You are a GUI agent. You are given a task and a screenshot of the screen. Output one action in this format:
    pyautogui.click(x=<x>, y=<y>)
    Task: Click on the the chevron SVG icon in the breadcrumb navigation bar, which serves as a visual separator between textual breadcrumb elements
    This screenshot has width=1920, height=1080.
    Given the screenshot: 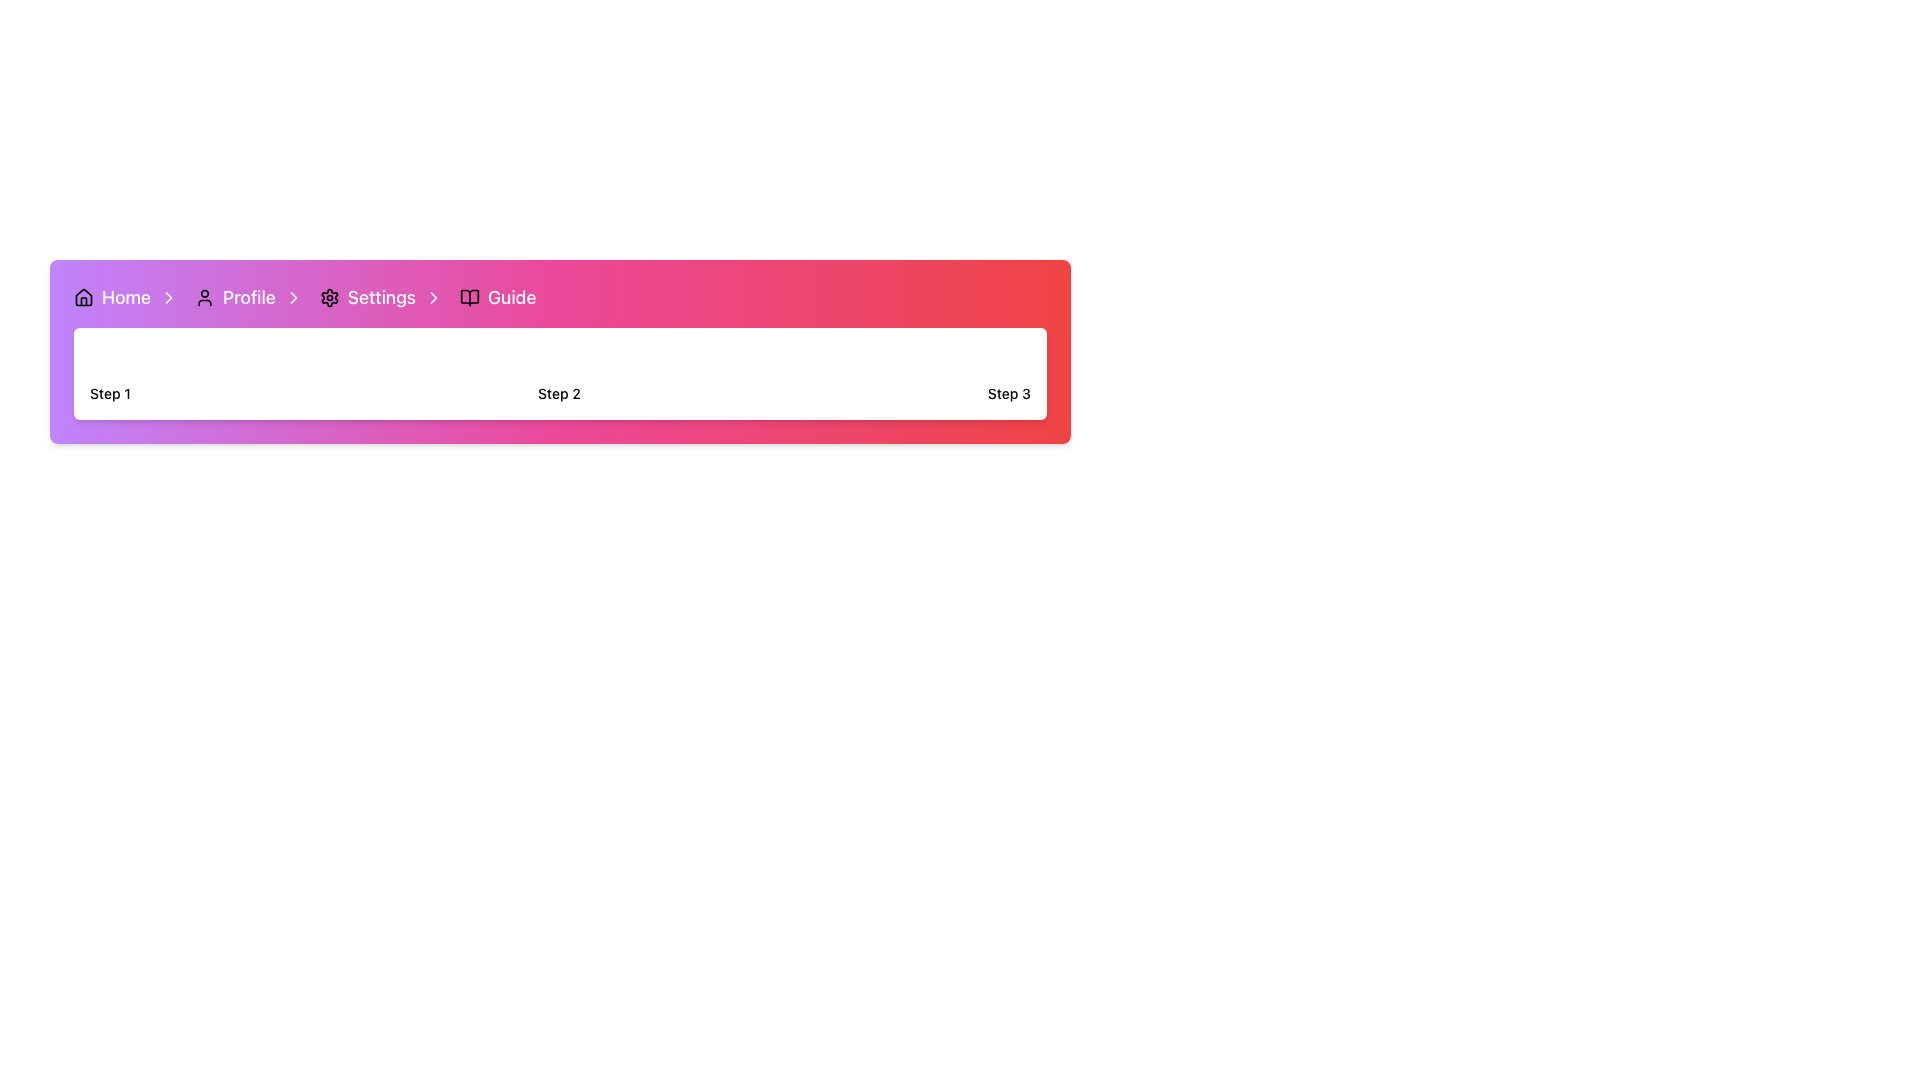 What is the action you would take?
    pyautogui.click(x=433, y=297)
    